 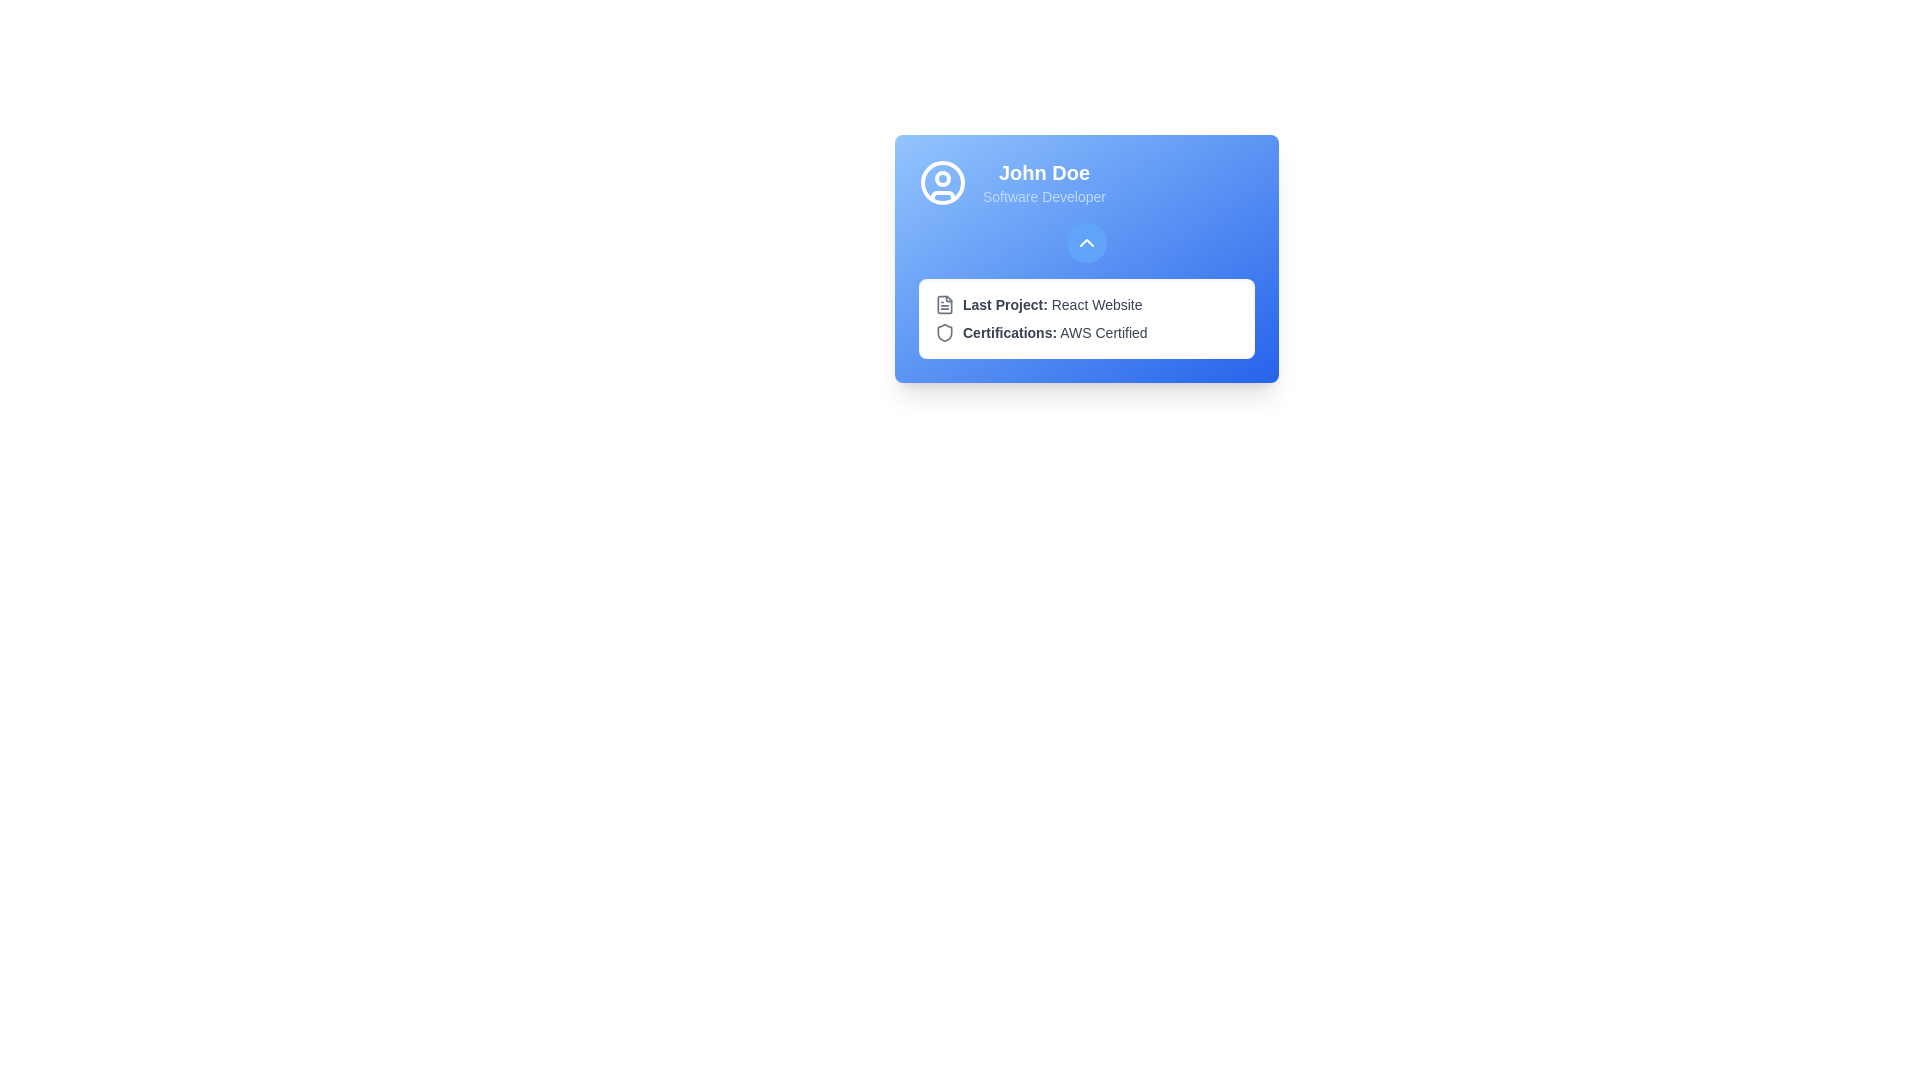 I want to click on the static text label displaying 'Certifications: AWS Certified', which indicates the user's achievements and is located under the 'Last Project' section, so click(x=1054, y=331).